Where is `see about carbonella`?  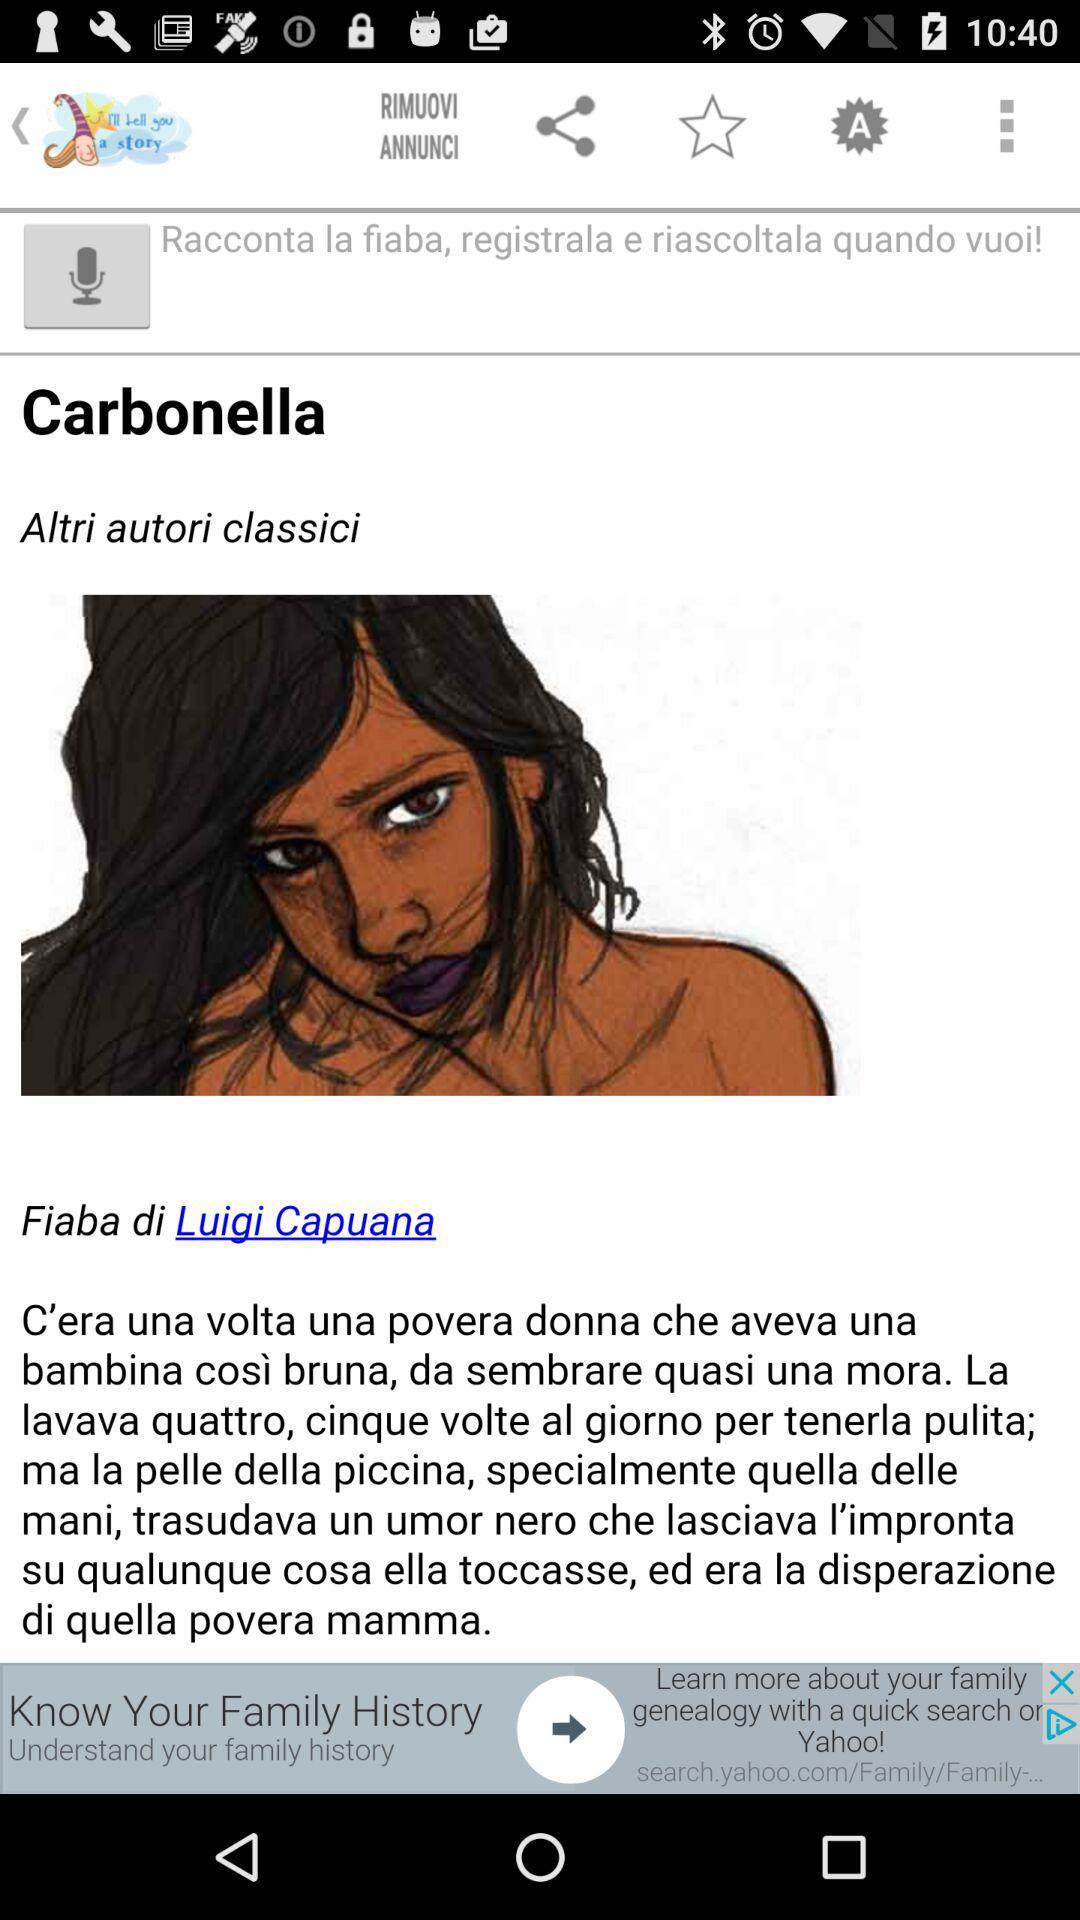
see about carbonella is located at coordinates (540, 1009).